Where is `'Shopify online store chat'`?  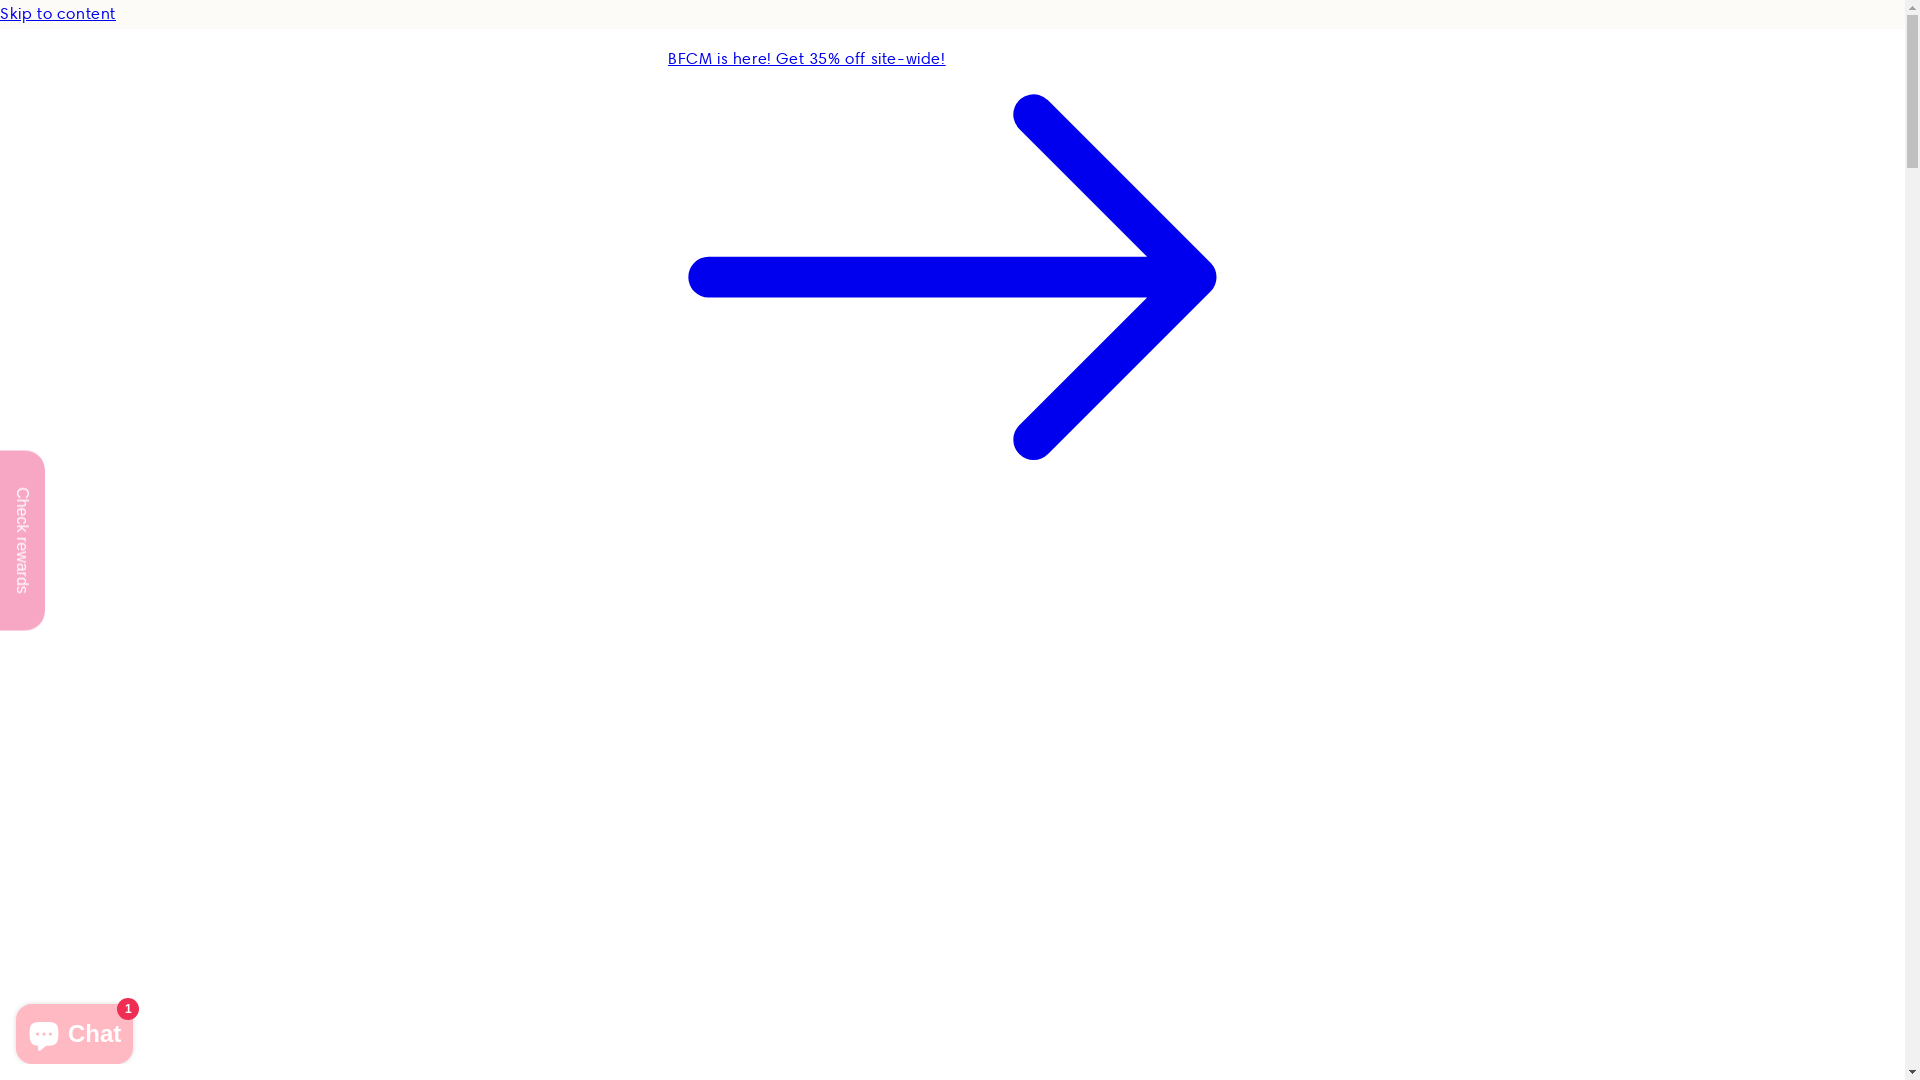 'Shopify online store chat' is located at coordinates (74, 1029).